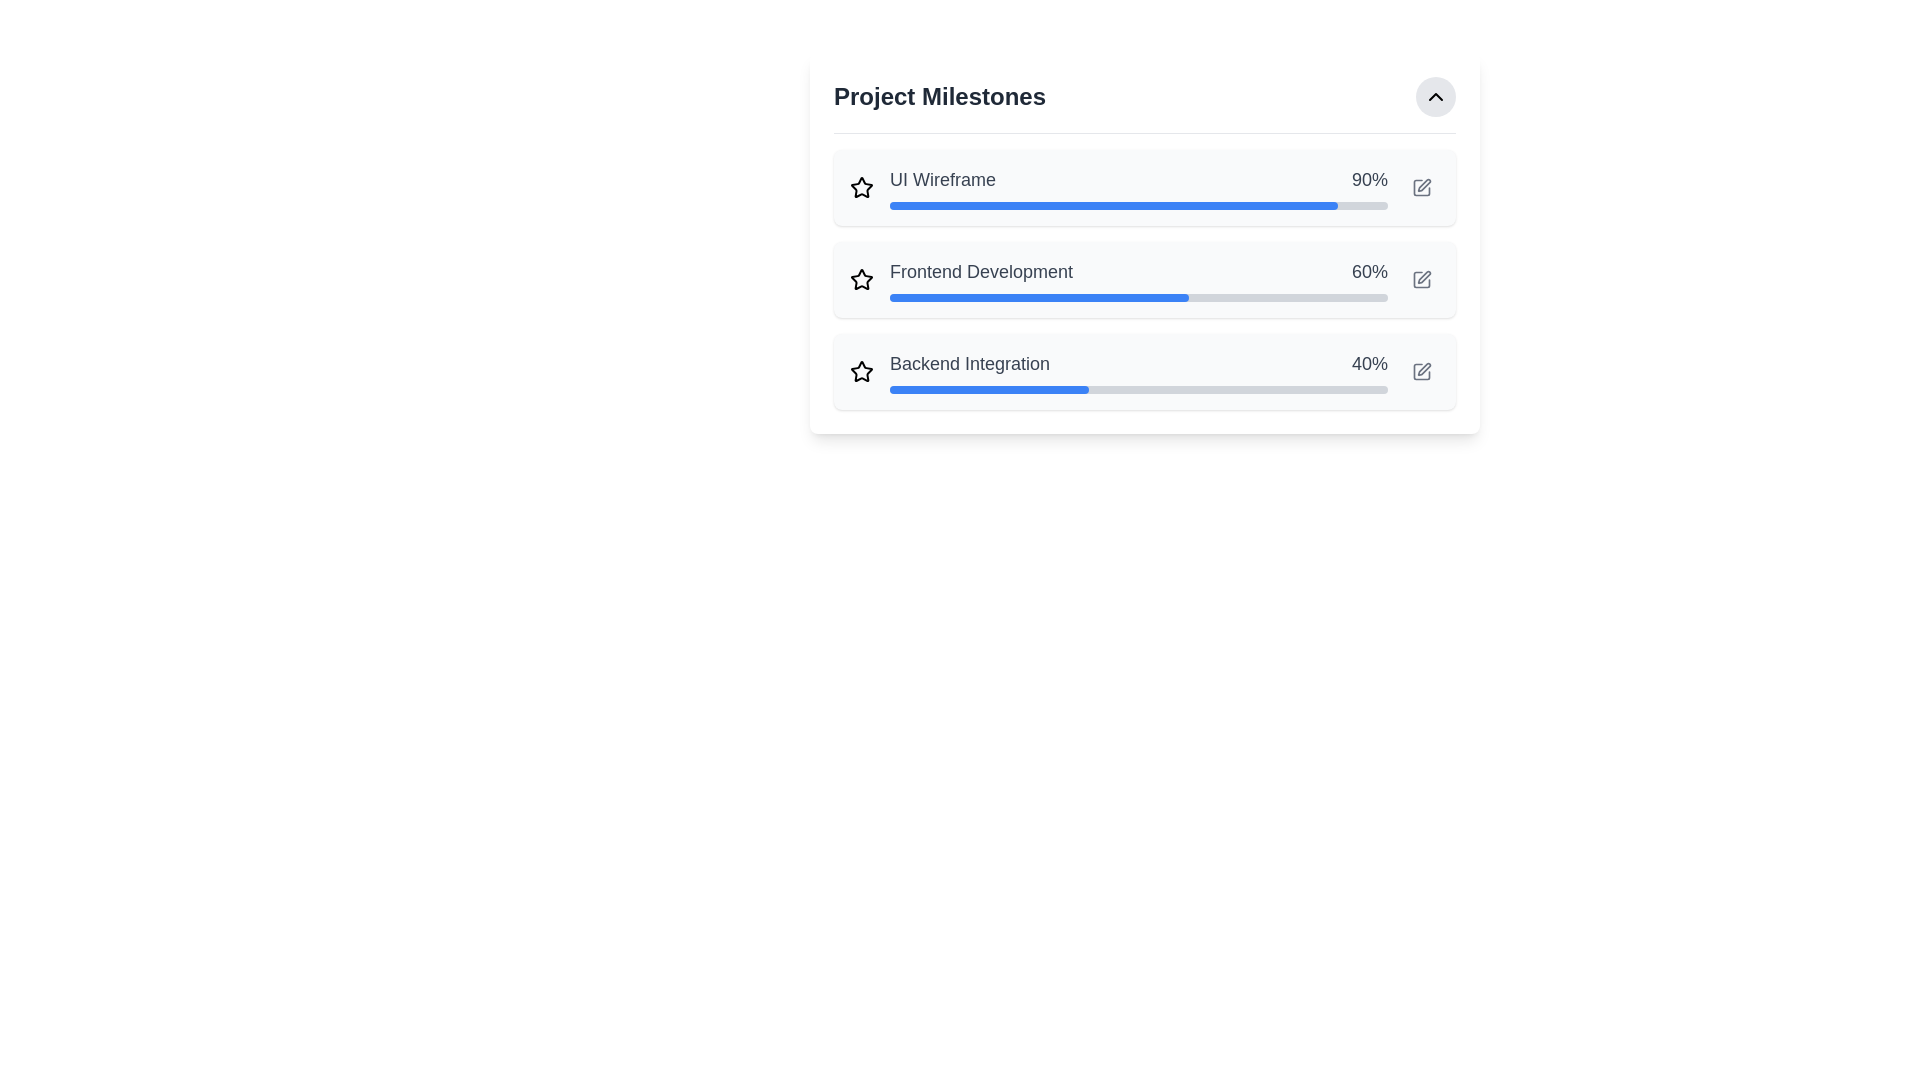 The width and height of the screenshot is (1920, 1080). What do you see at coordinates (1420, 188) in the screenshot?
I see `the small grey square icon with a pencil symbol located in the top-right corner of the 'UI Wireframe' section to change its color` at bounding box center [1420, 188].